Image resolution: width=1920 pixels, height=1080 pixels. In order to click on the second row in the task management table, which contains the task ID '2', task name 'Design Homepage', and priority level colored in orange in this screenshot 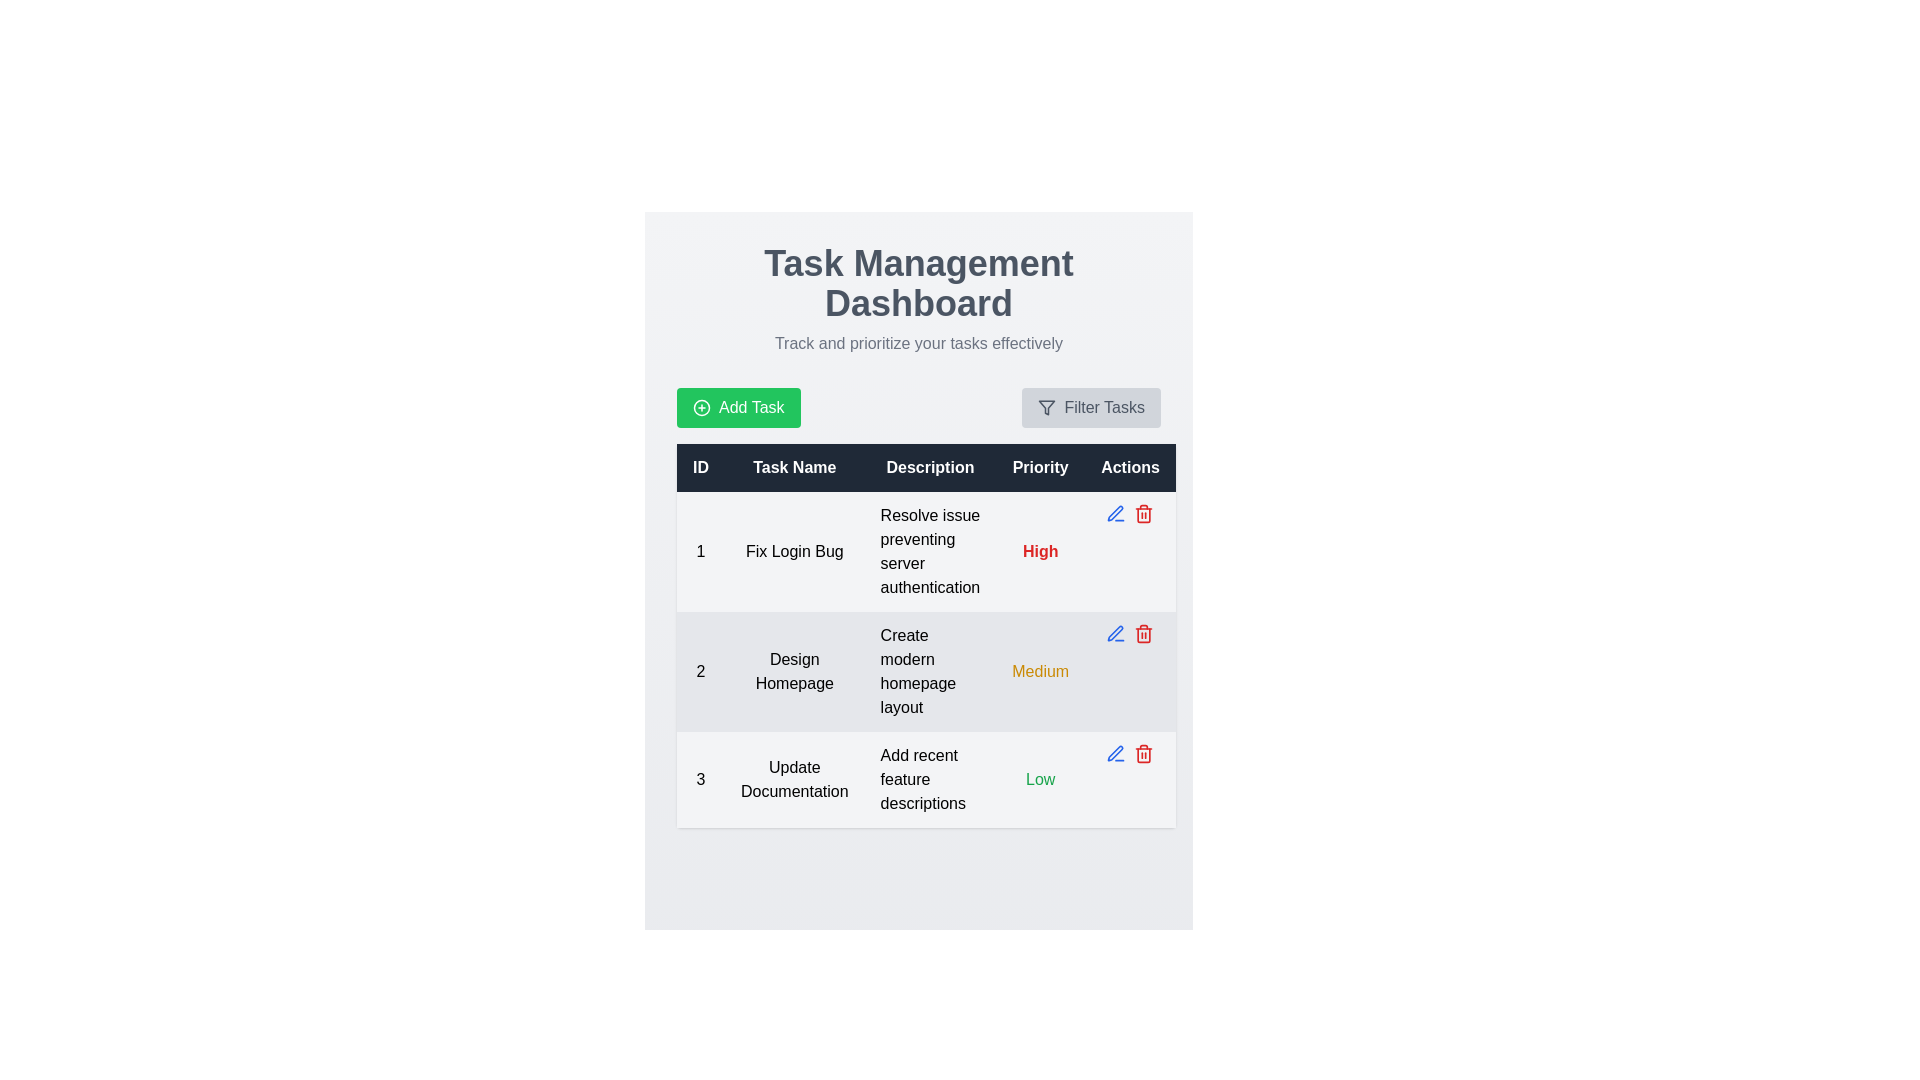, I will do `click(925, 671)`.